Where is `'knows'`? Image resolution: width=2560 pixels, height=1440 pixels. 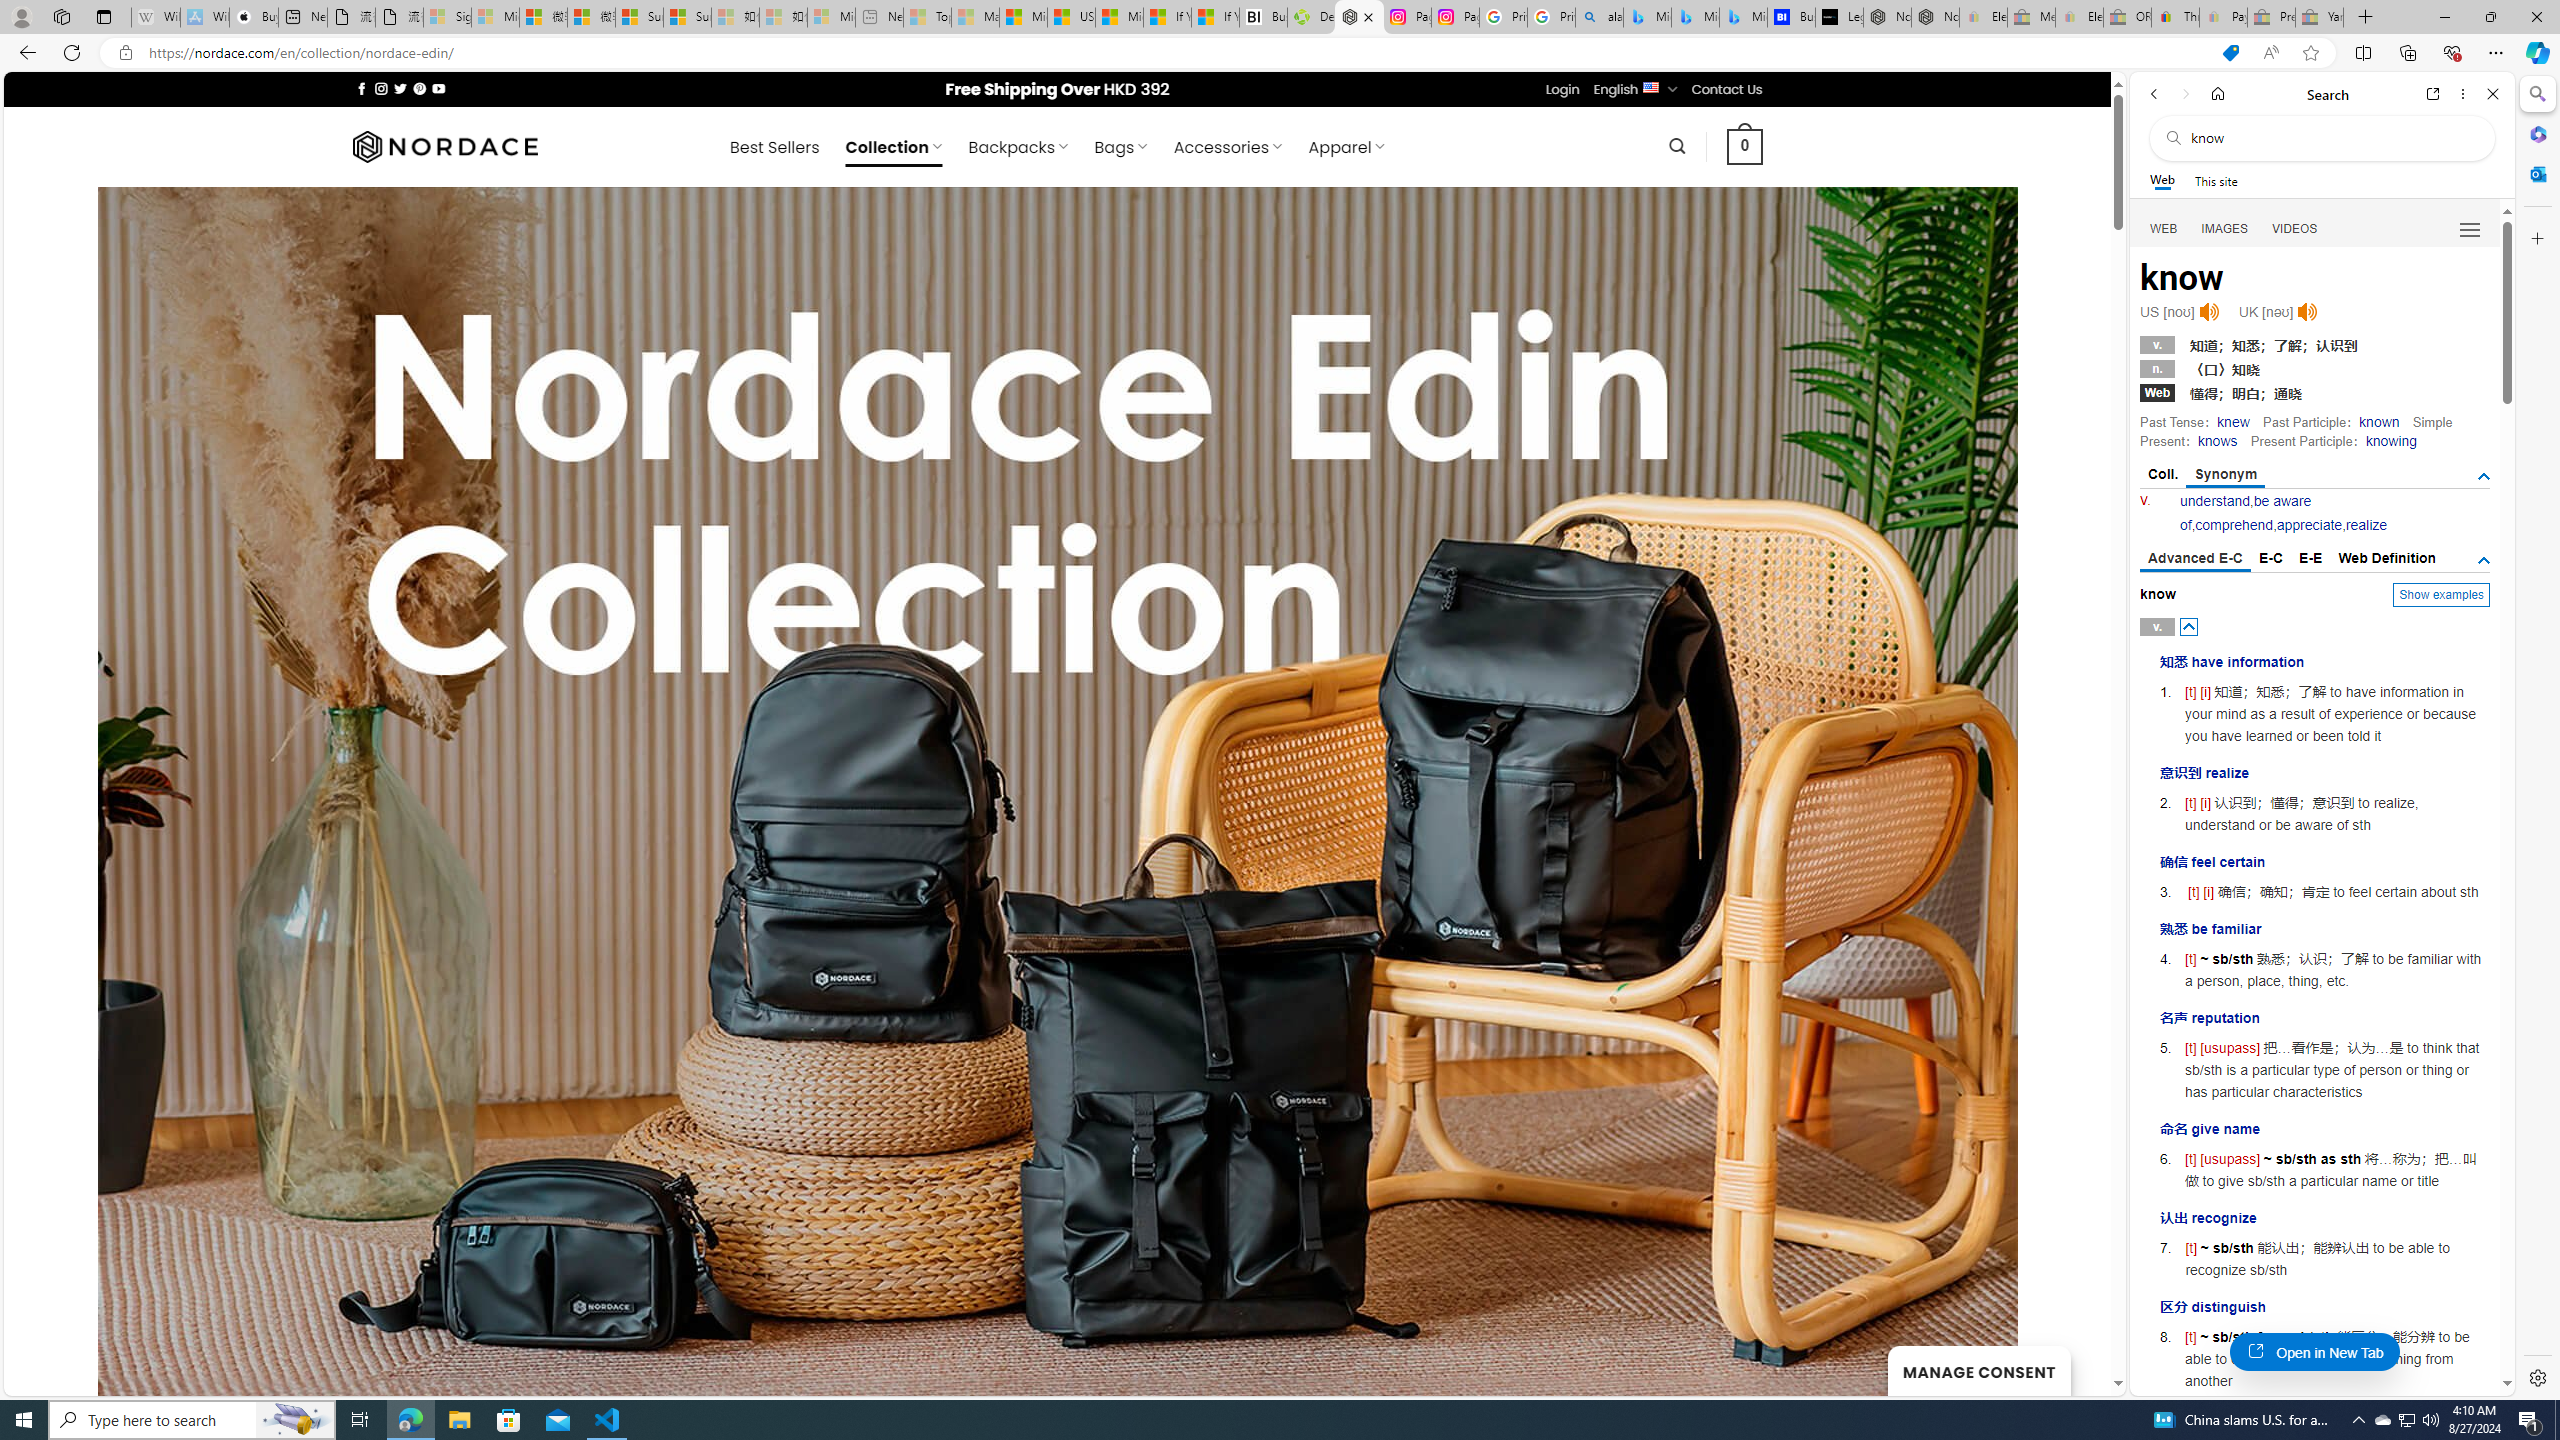
'knows' is located at coordinates (2215, 440).